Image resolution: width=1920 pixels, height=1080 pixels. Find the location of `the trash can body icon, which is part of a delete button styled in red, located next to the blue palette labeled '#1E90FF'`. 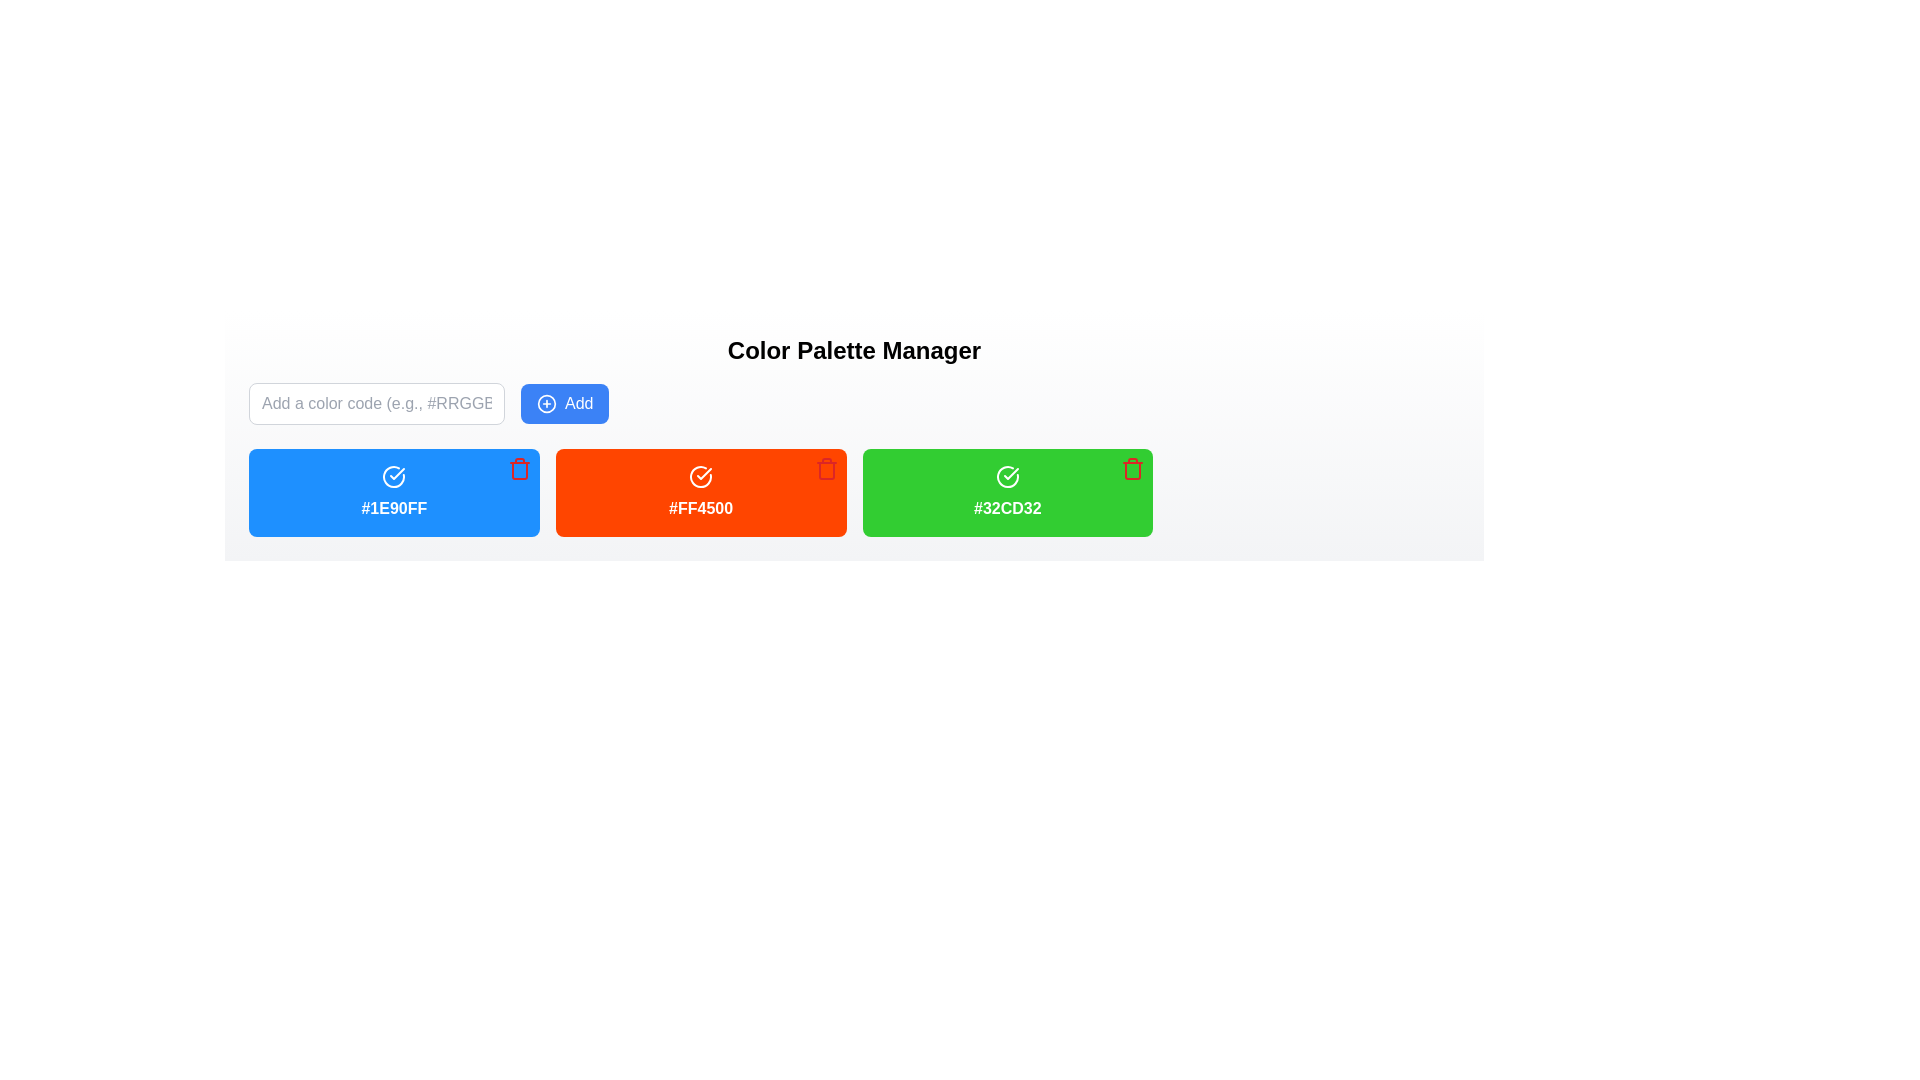

the trash can body icon, which is part of a delete button styled in red, located next to the blue palette labeled '#1E90FF' is located at coordinates (519, 470).